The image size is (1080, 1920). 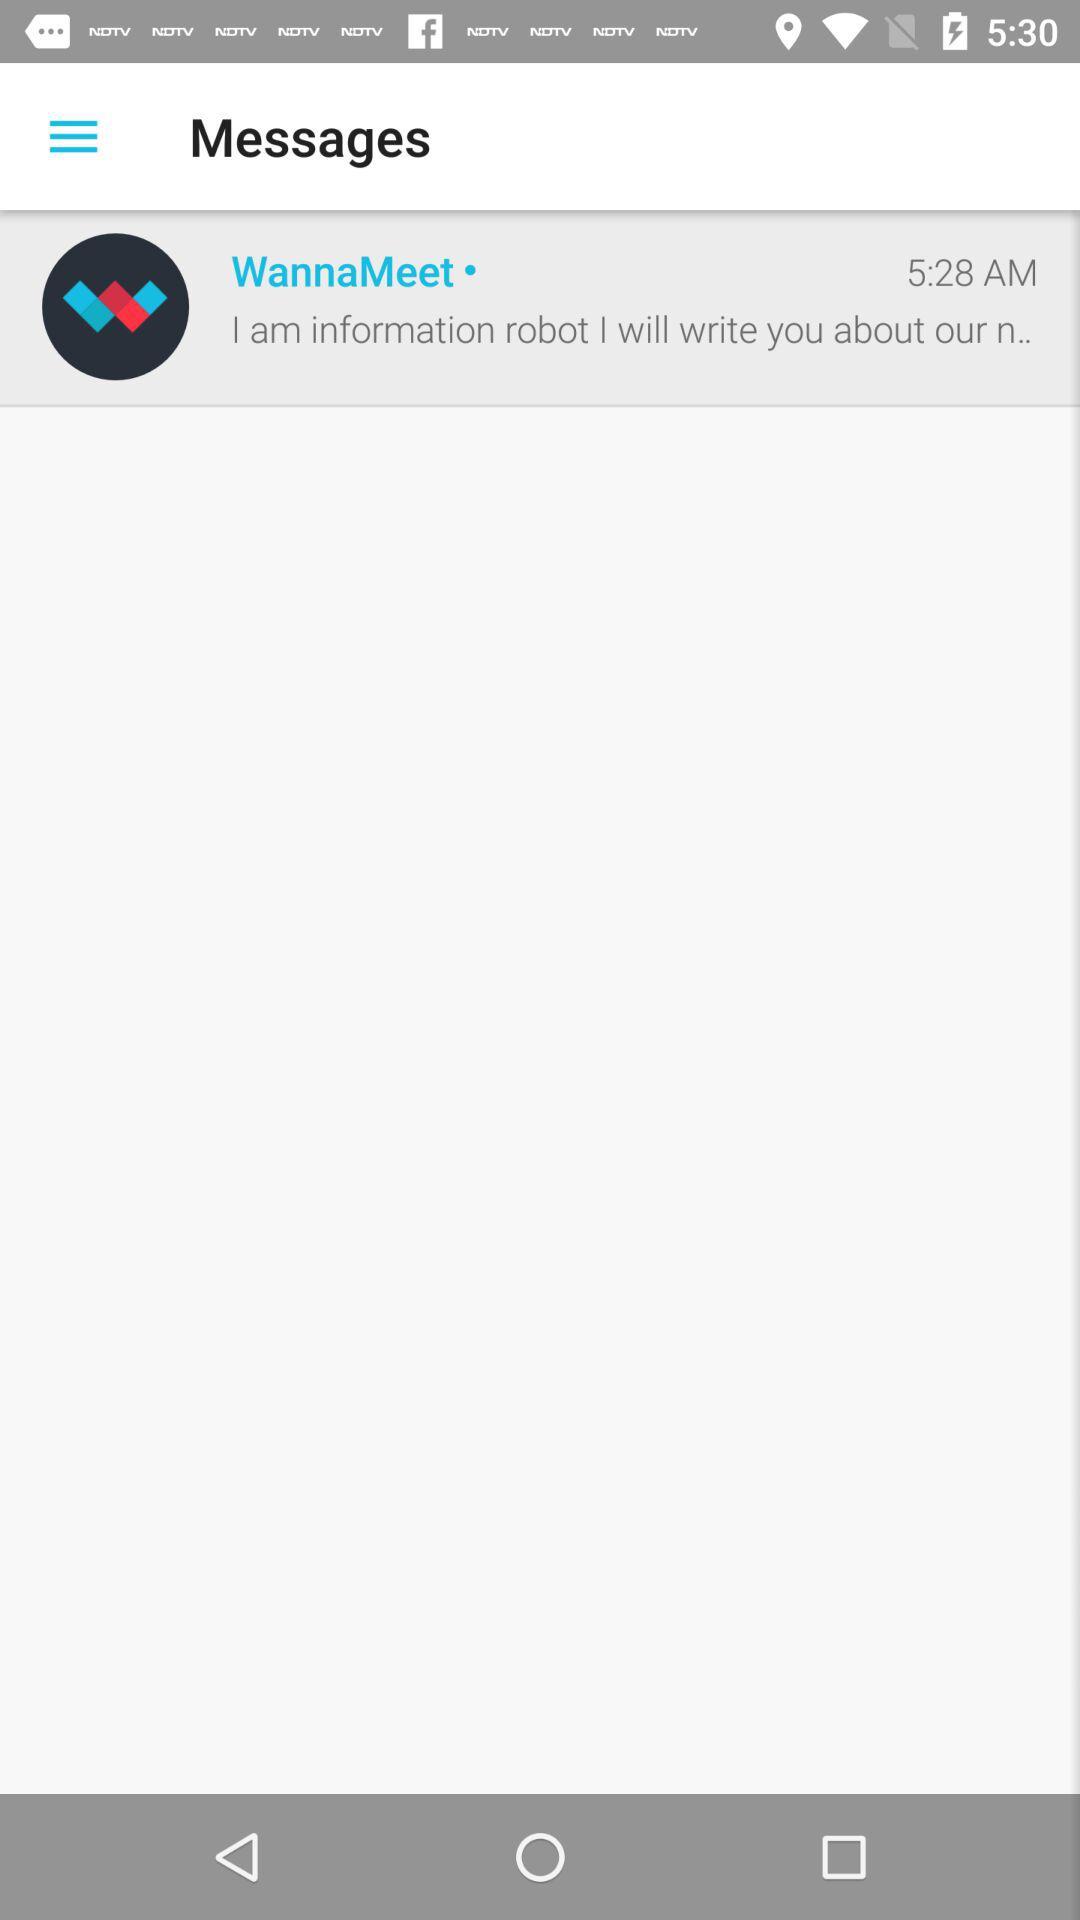 What do you see at coordinates (72, 135) in the screenshot?
I see `icon to the left of messages item` at bounding box center [72, 135].